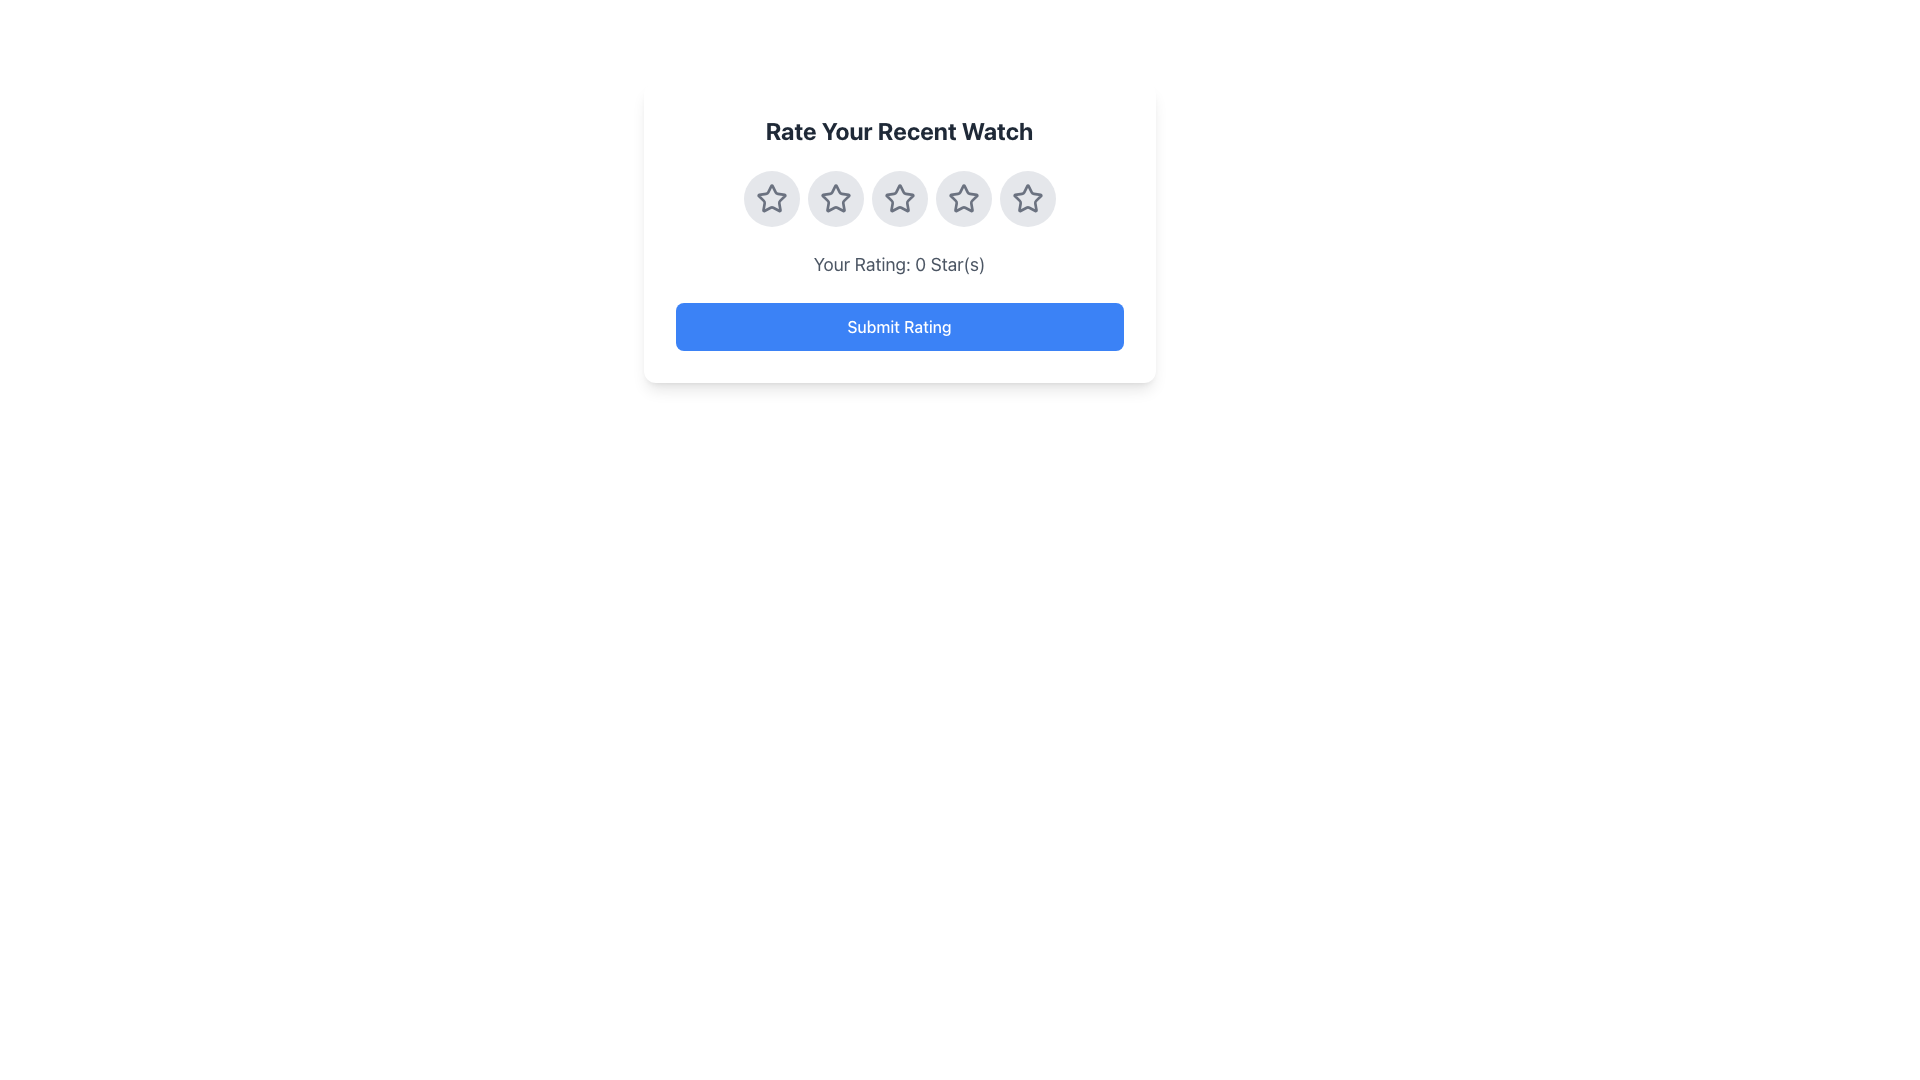 This screenshot has height=1080, width=1920. Describe the element at coordinates (770, 199) in the screenshot. I see `the first star button in the 5-star rating system` at that location.